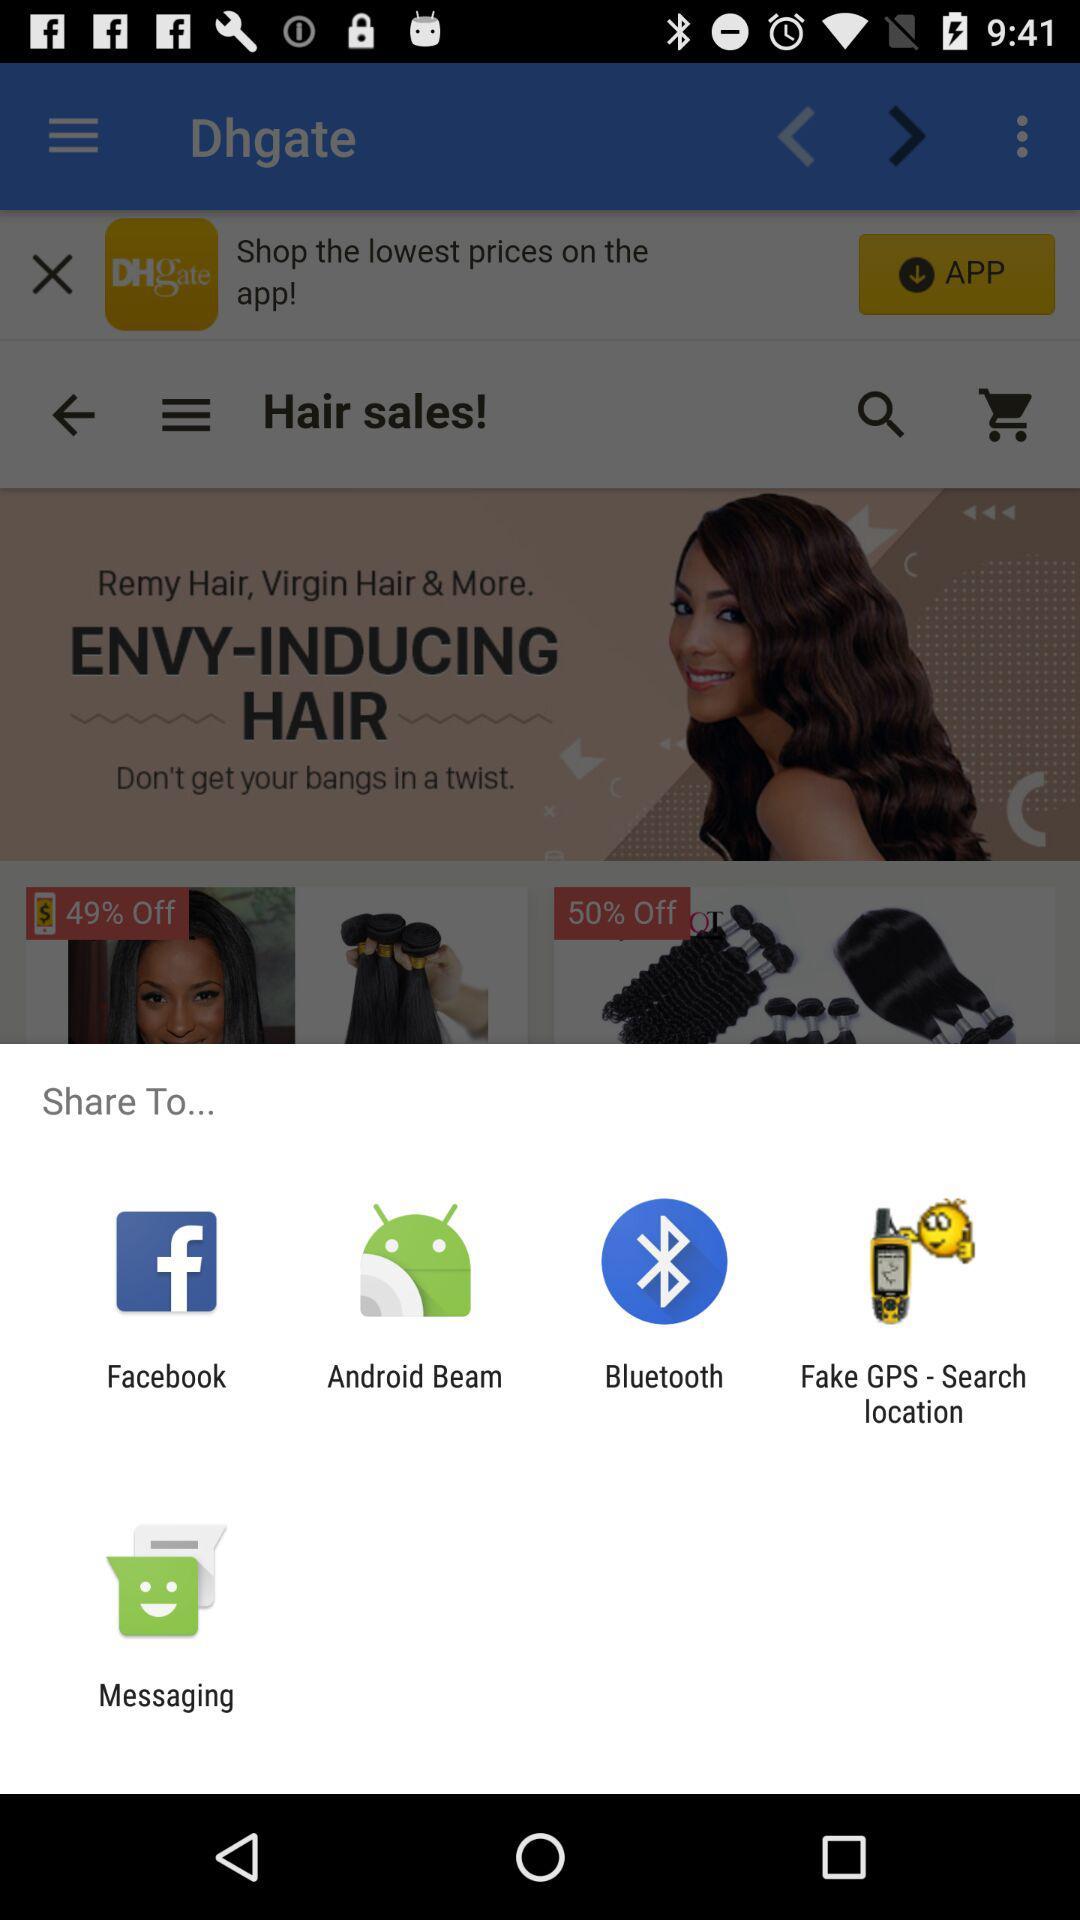 The width and height of the screenshot is (1080, 1920). Describe the element at coordinates (913, 1392) in the screenshot. I see `fake gps search icon` at that location.